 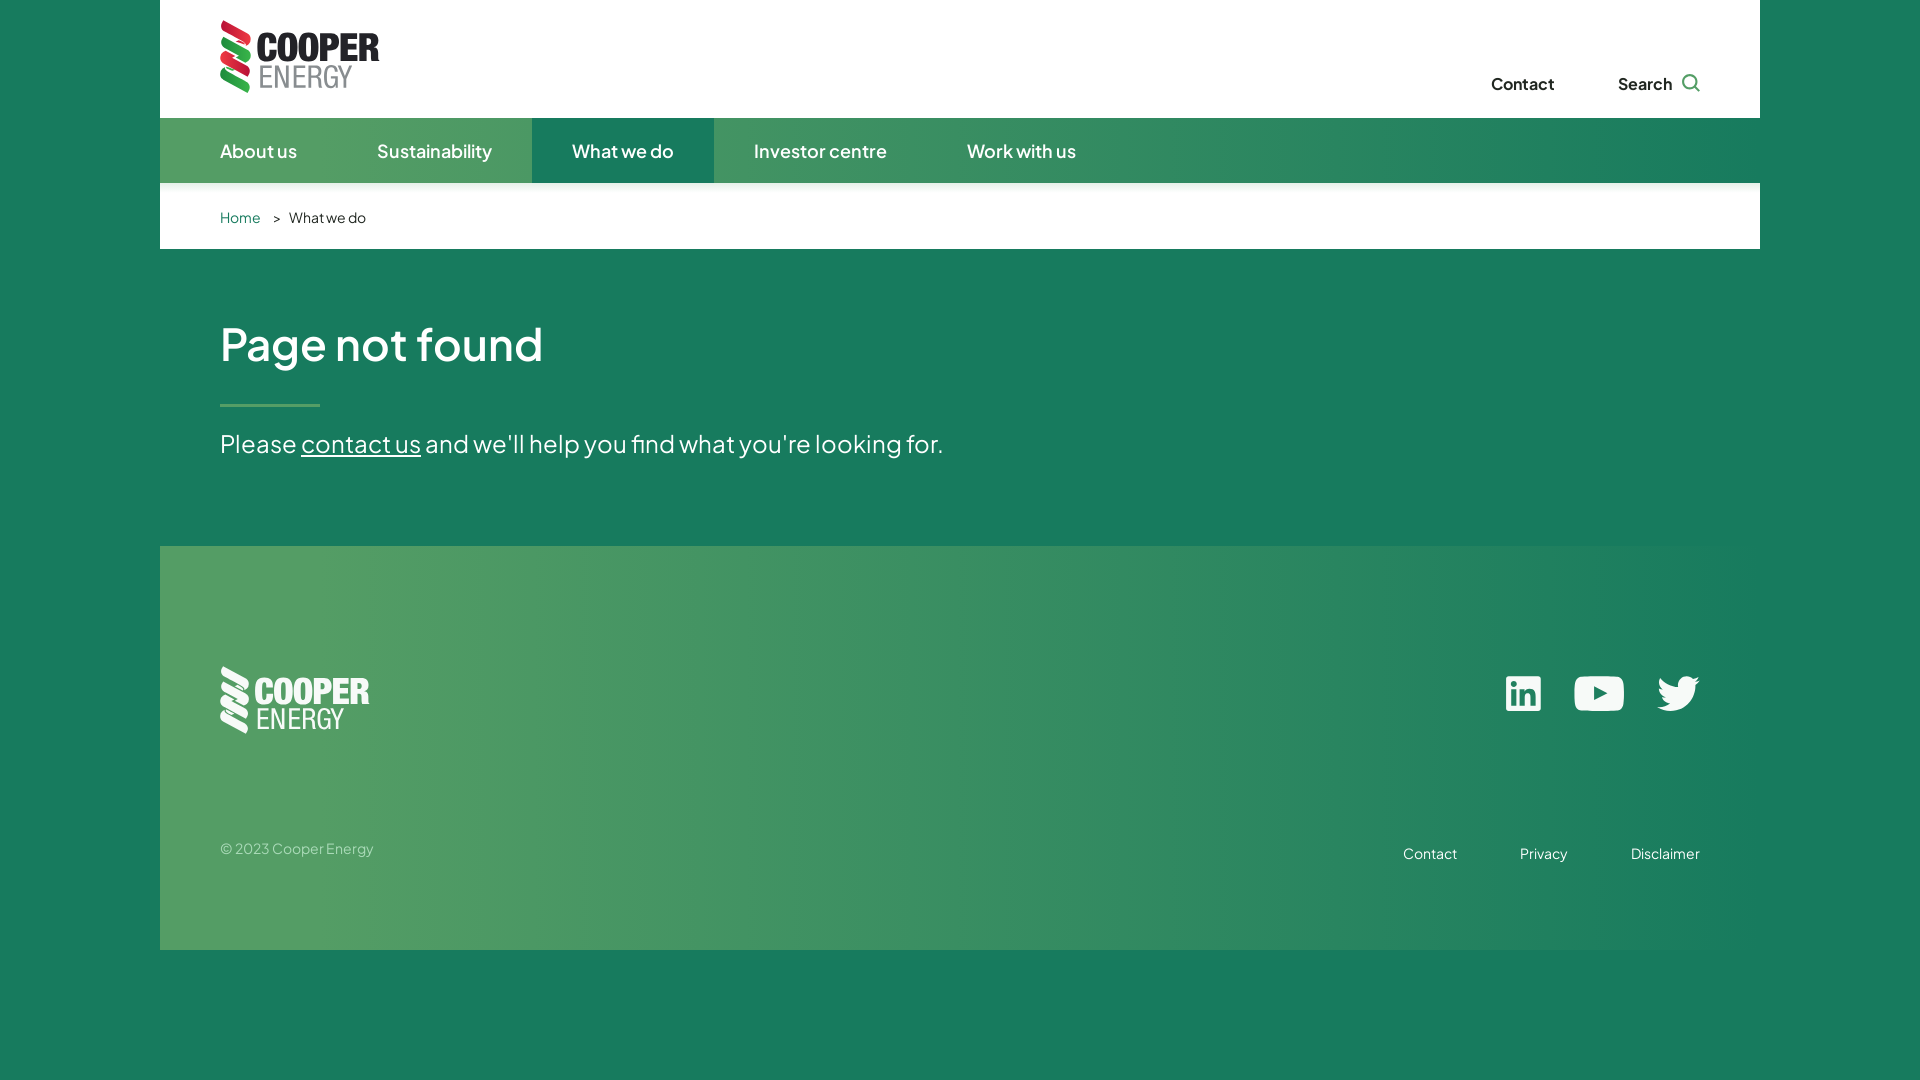 I want to click on 'contact us', so click(x=360, y=442).